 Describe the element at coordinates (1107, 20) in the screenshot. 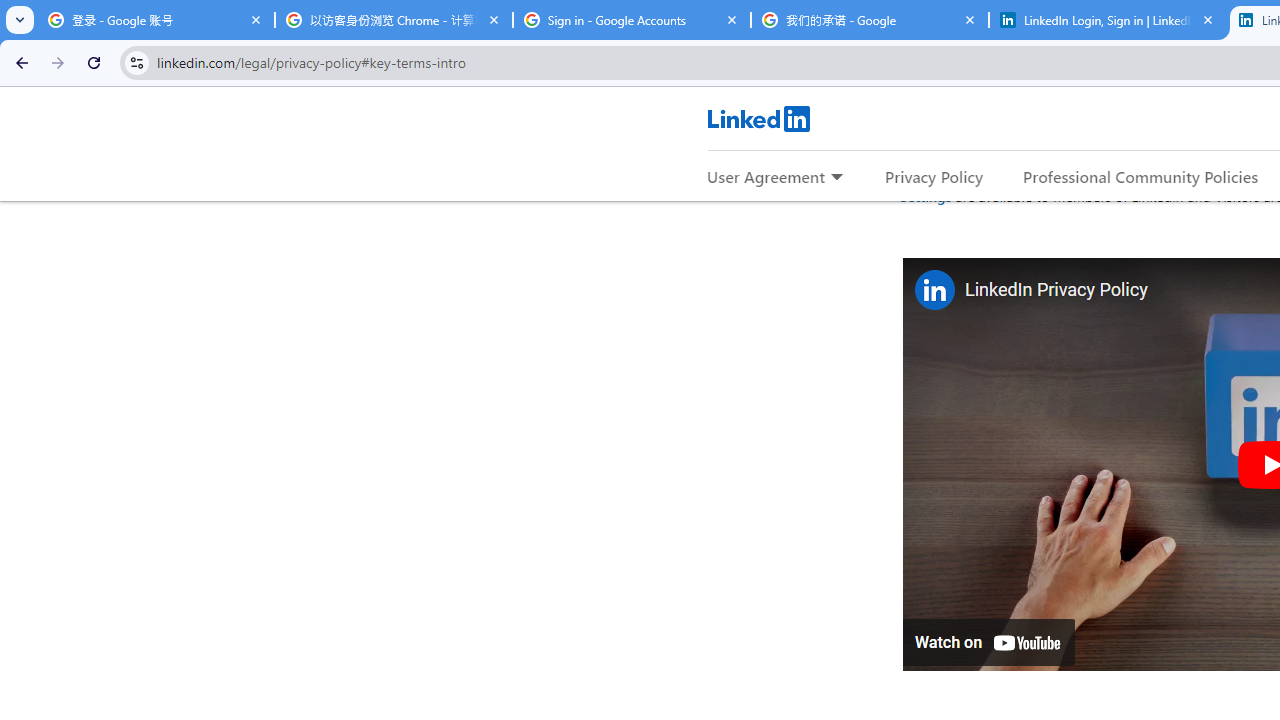

I see `'LinkedIn Login, Sign in | LinkedIn'` at that location.